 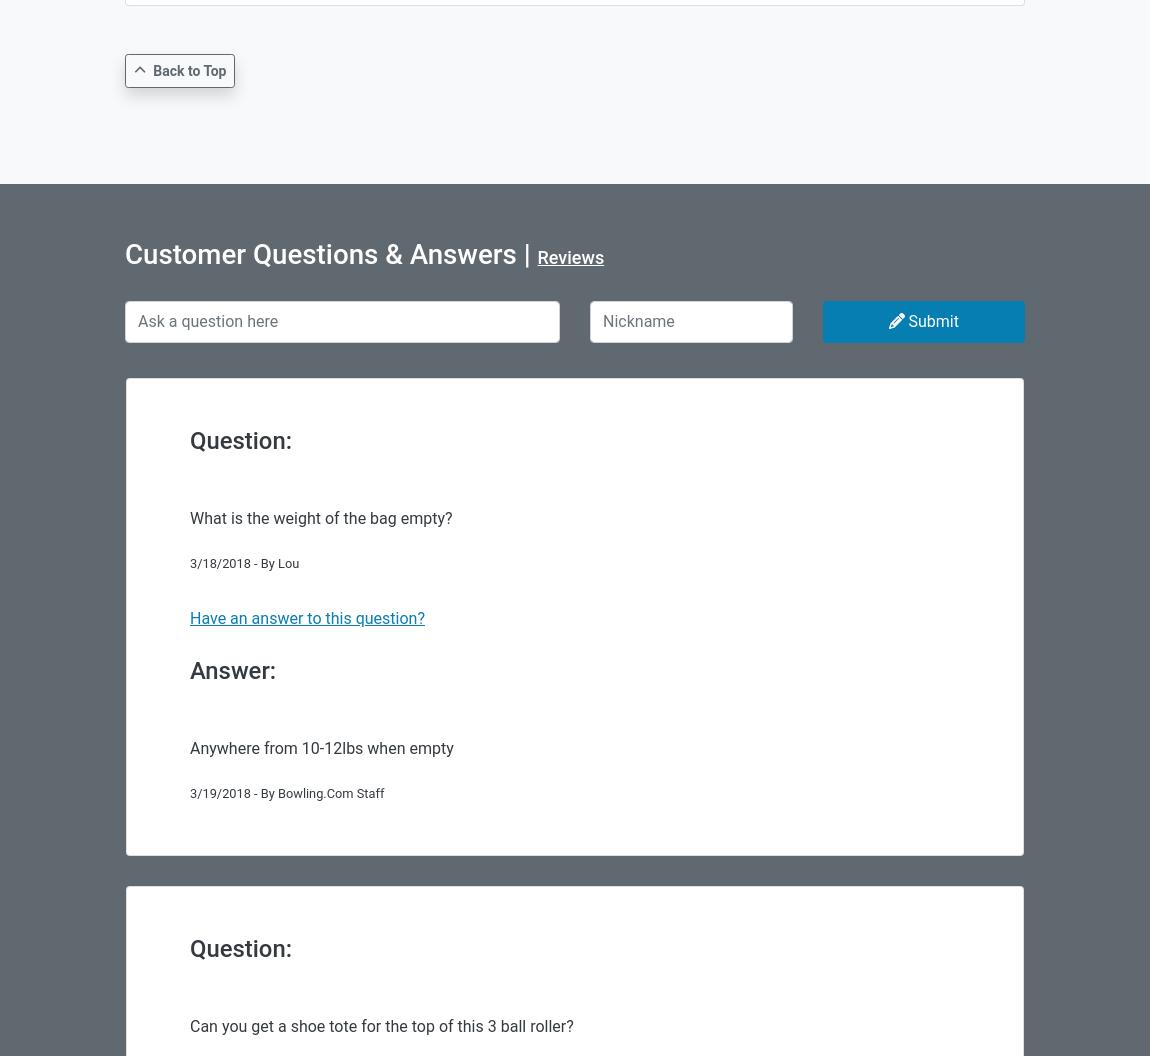 I want to click on 'Bowling.Com Staff', so click(x=330, y=792).